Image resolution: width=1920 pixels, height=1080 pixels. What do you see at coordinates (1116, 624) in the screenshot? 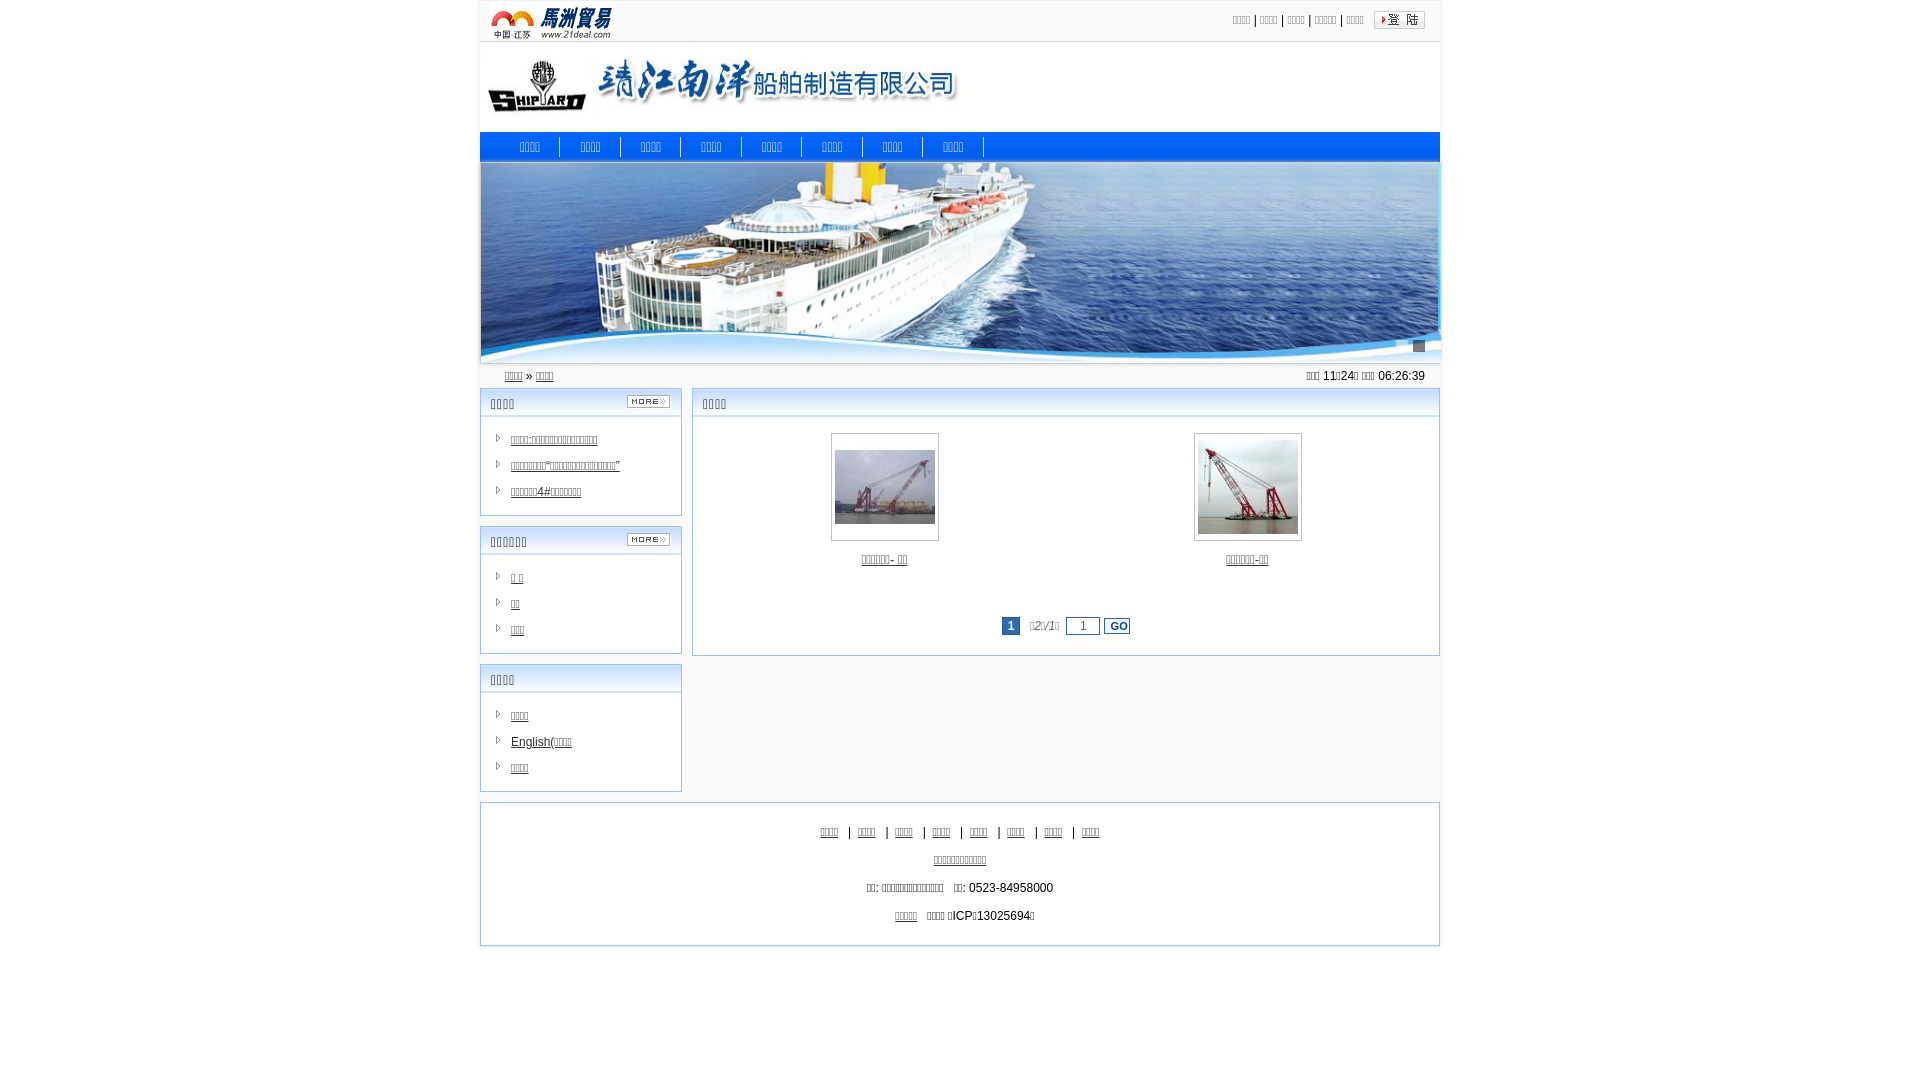
I see `'GO'` at bounding box center [1116, 624].